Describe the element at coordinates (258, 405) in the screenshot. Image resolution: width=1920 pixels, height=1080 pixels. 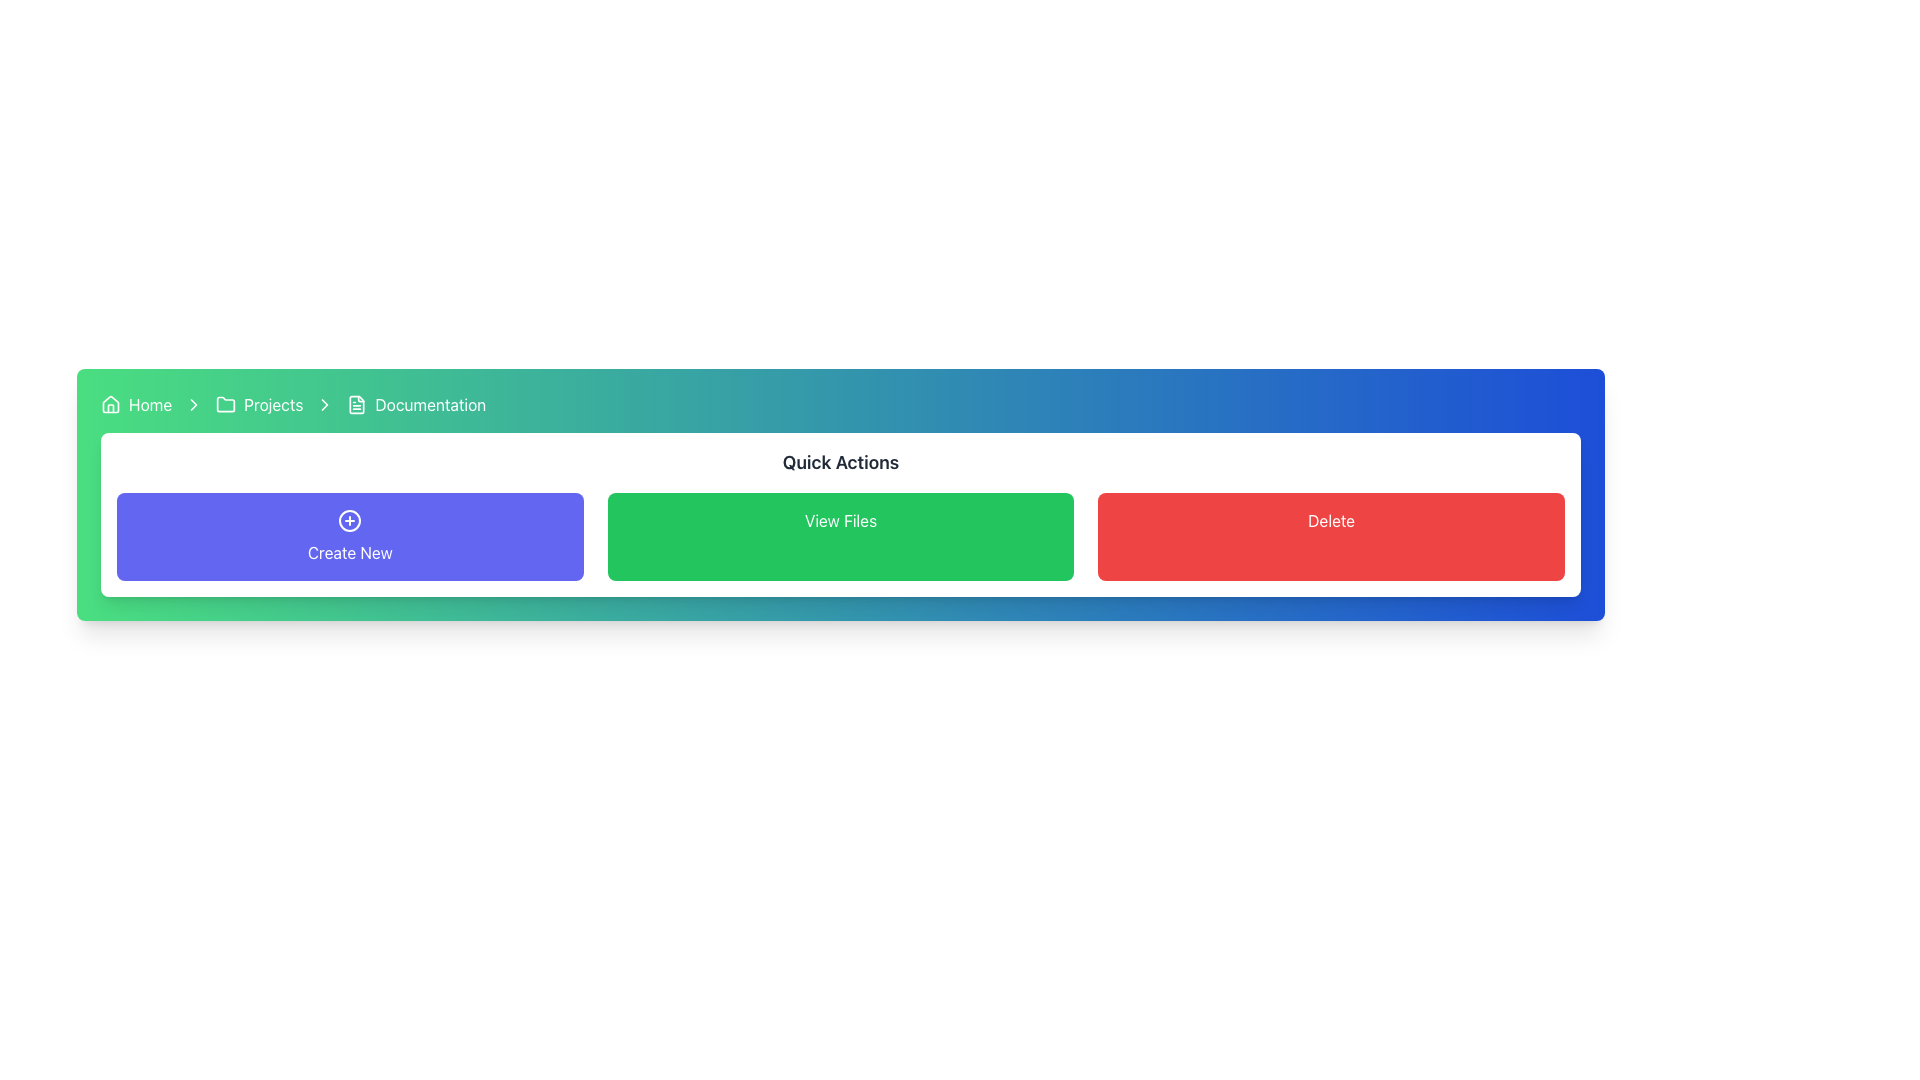
I see `the 'Projects' breadcrumb navigational link, which is the second item in the breadcrumb navigation bar, visually distinguished by its folder icon and sans-serif text, aligned horizontally with 'Home' and 'Documentation'` at that location.